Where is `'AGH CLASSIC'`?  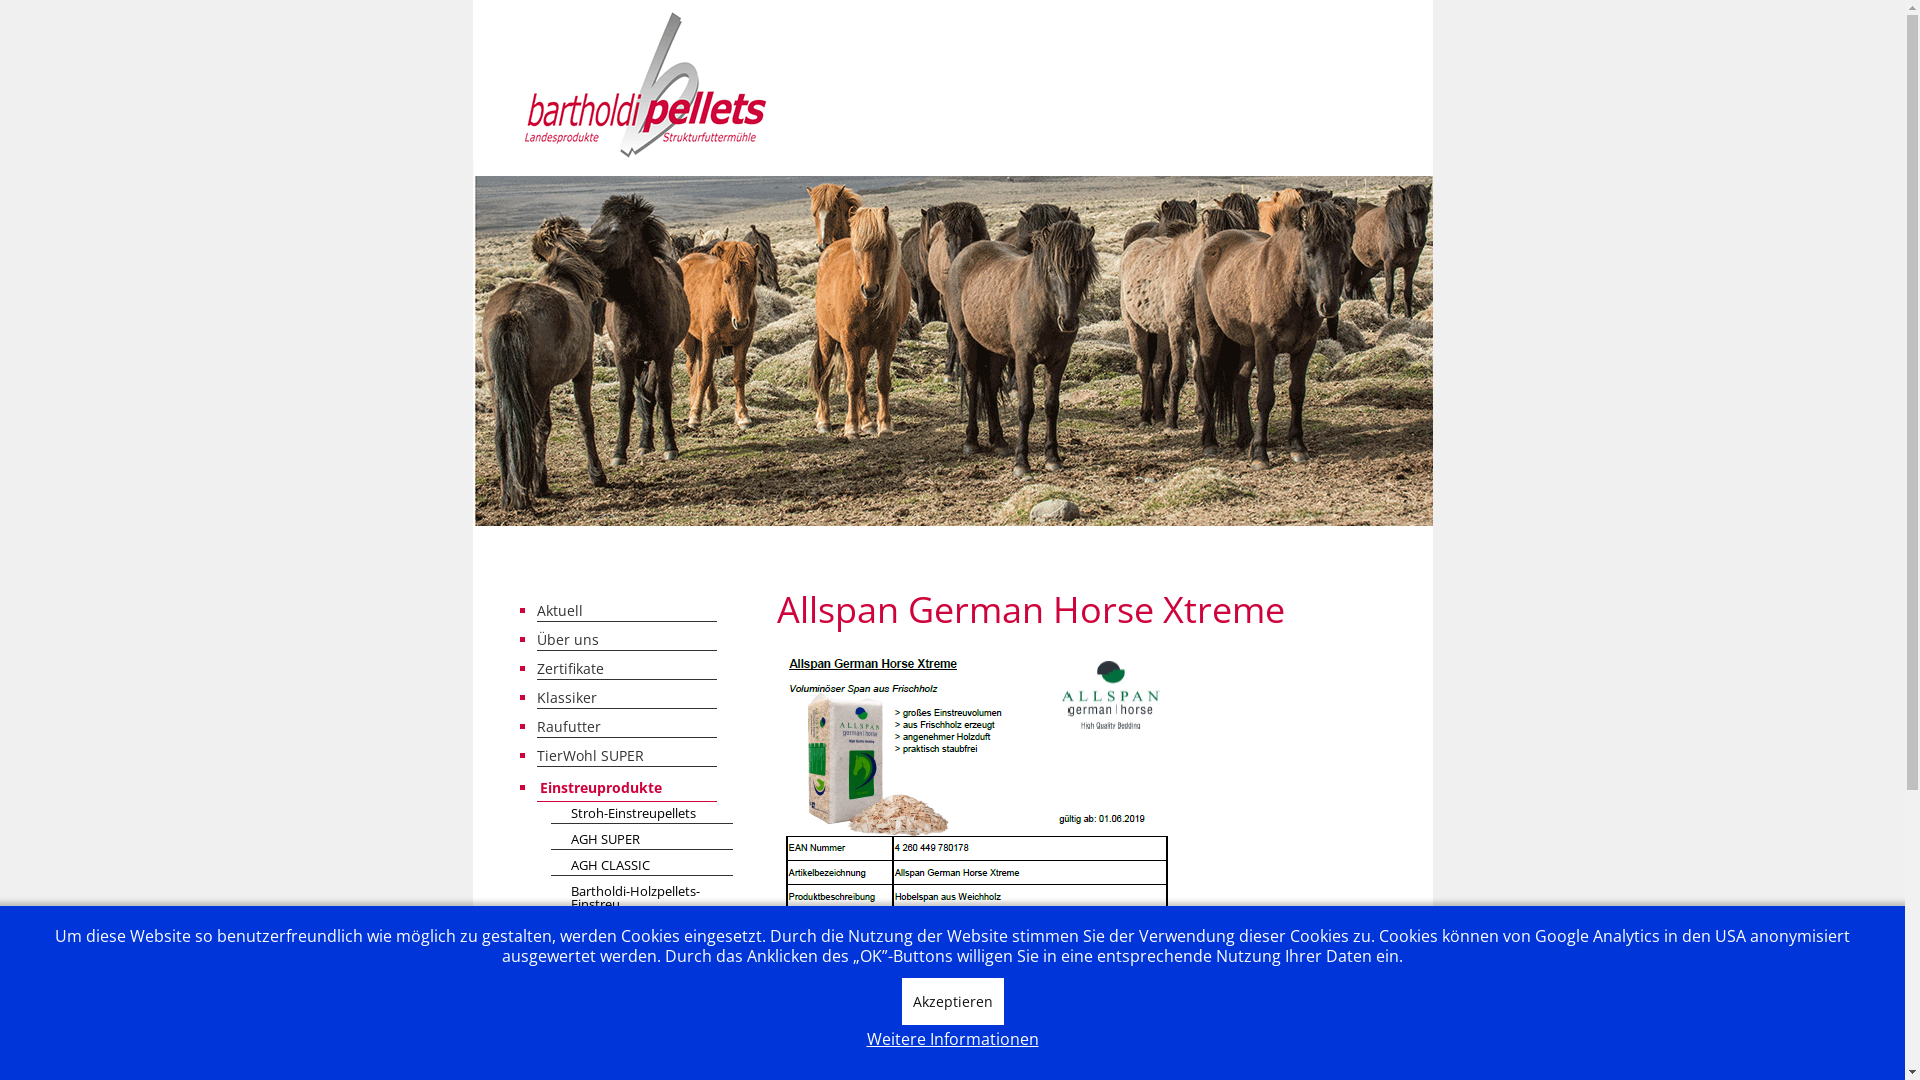
'AGH CLASSIC' is located at coordinates (641, 865).